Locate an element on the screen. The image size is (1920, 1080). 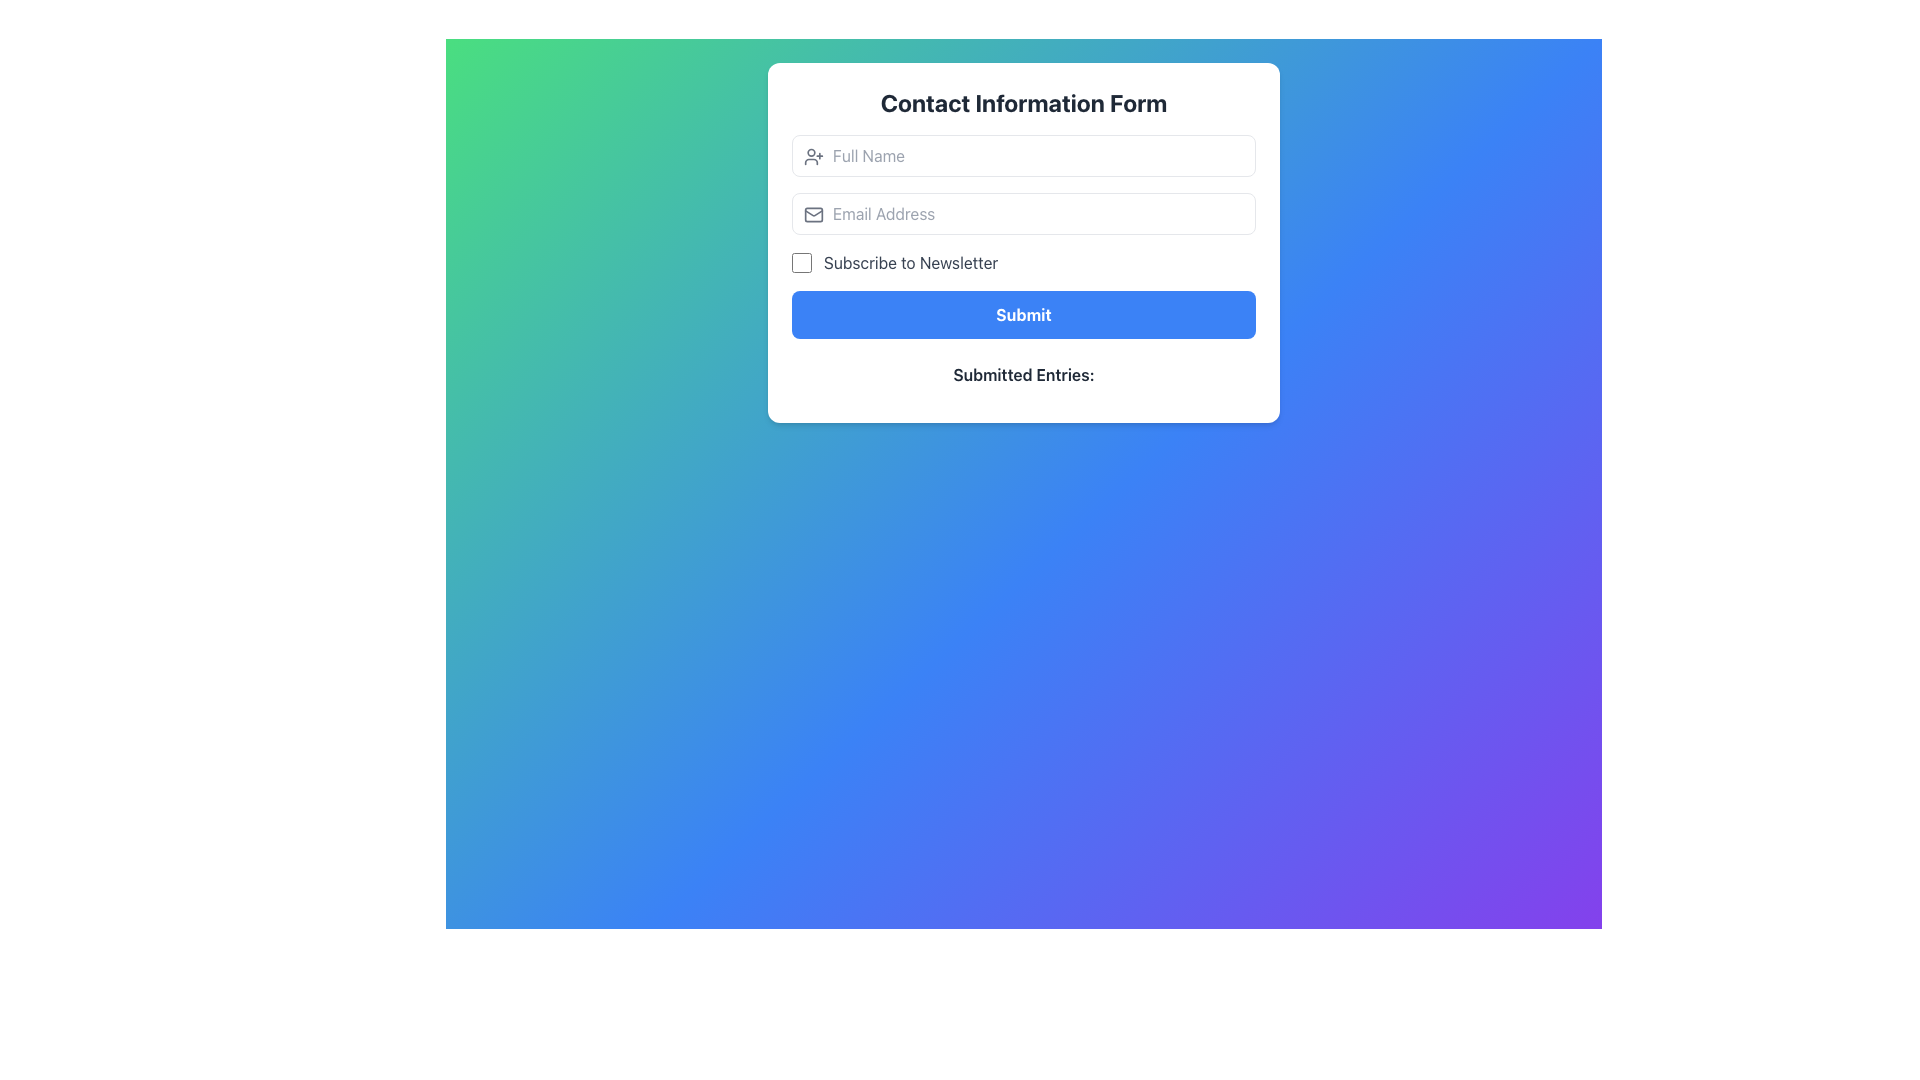
the 'Submit' button, which is a horizontally elongated button with rounded corners and a vivid blue background, to change its color is located at coordinates (1023, 315).